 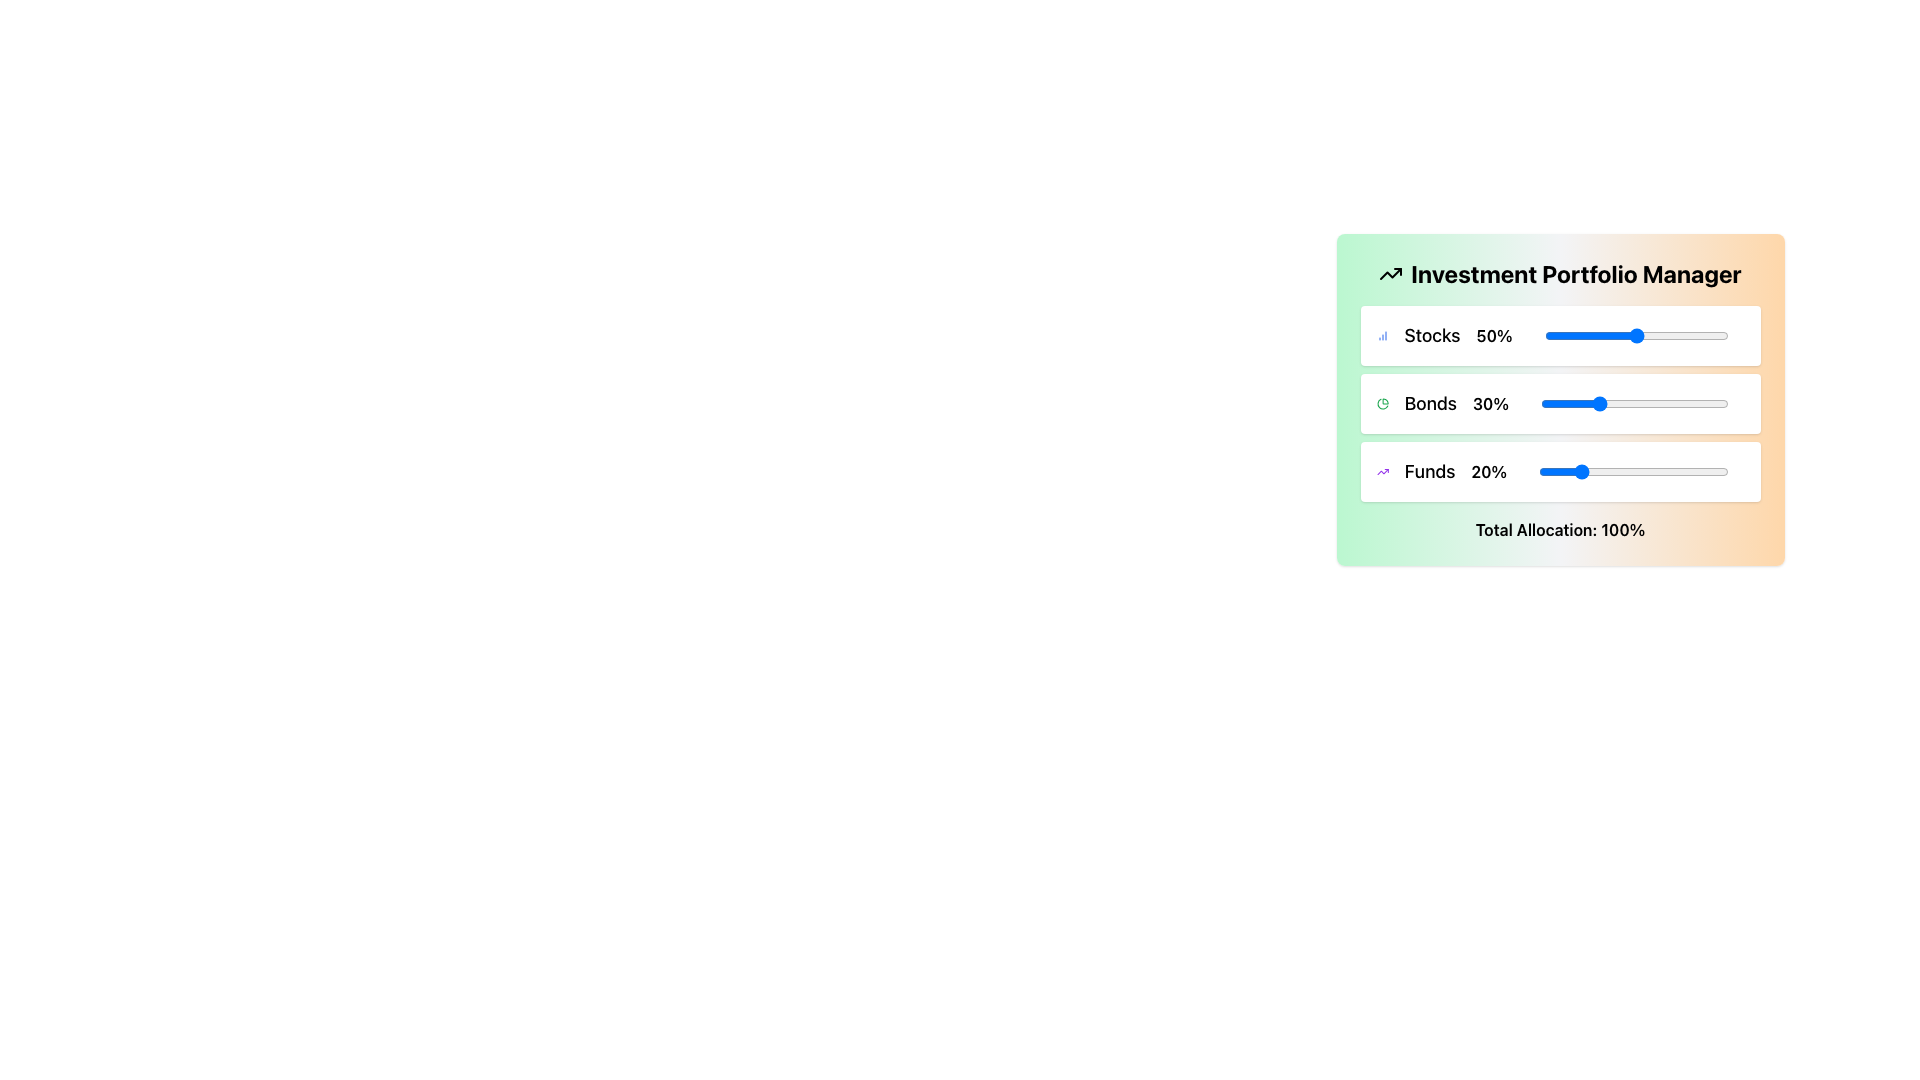 I want to click on the Bonds slider value, so click(x=1583, y=404).